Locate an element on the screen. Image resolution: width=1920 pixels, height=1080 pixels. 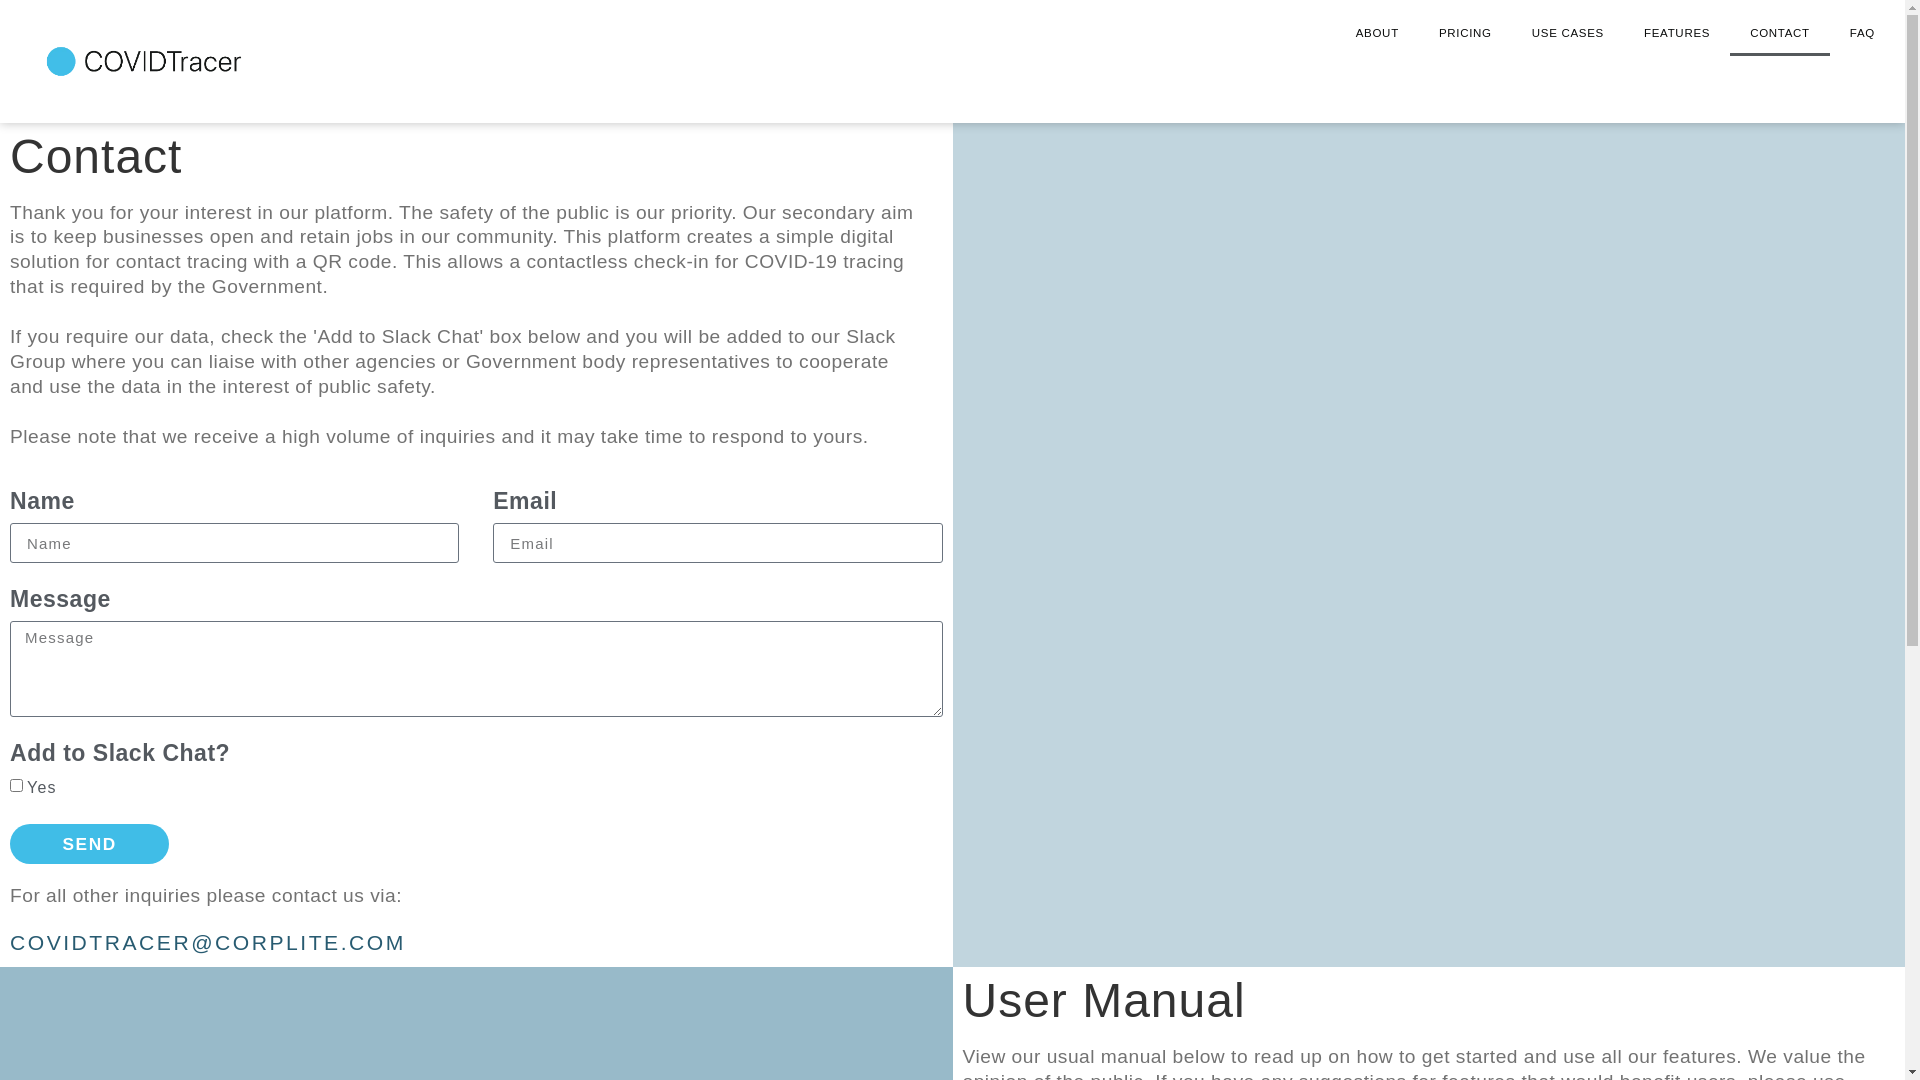
'FAQ' is located at coordinates (1861, 33).